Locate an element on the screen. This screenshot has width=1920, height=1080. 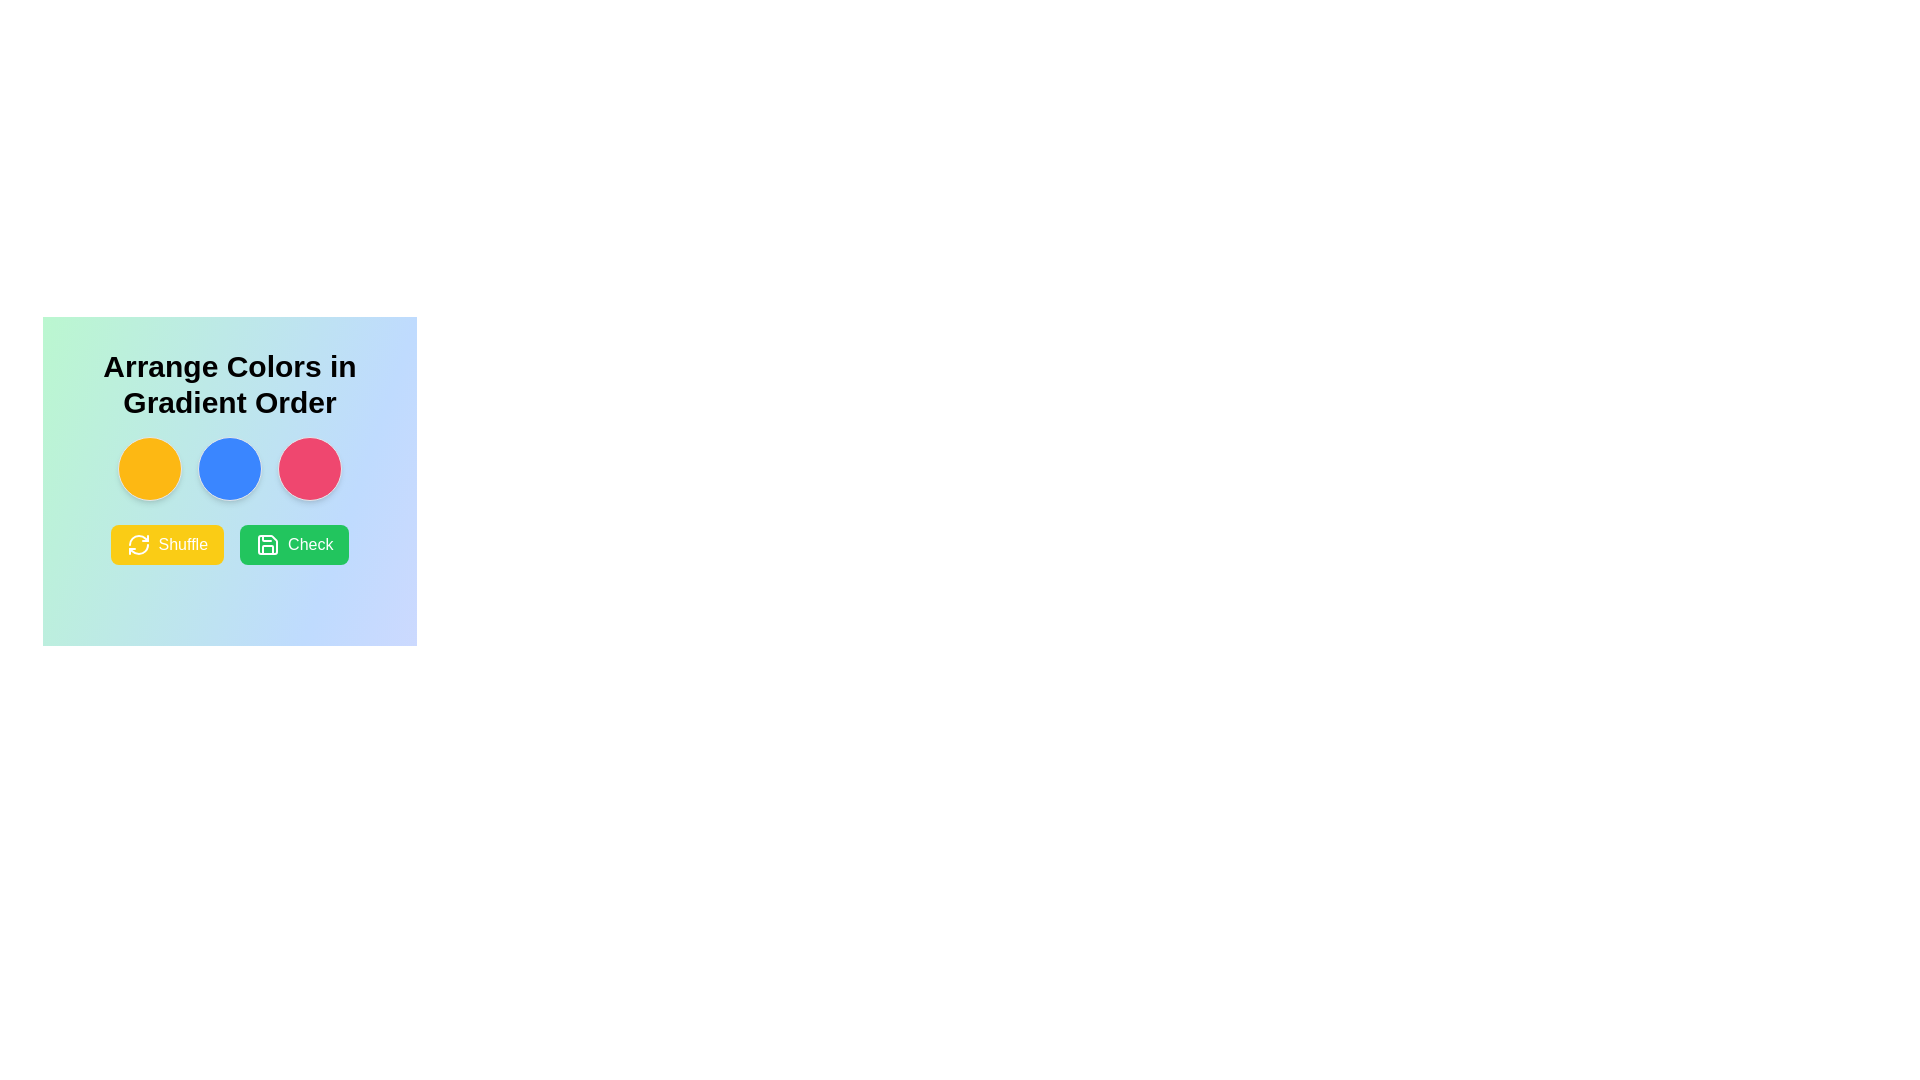
the shuffle button to randomize the color arrangement is located at coordinates (137, 544).